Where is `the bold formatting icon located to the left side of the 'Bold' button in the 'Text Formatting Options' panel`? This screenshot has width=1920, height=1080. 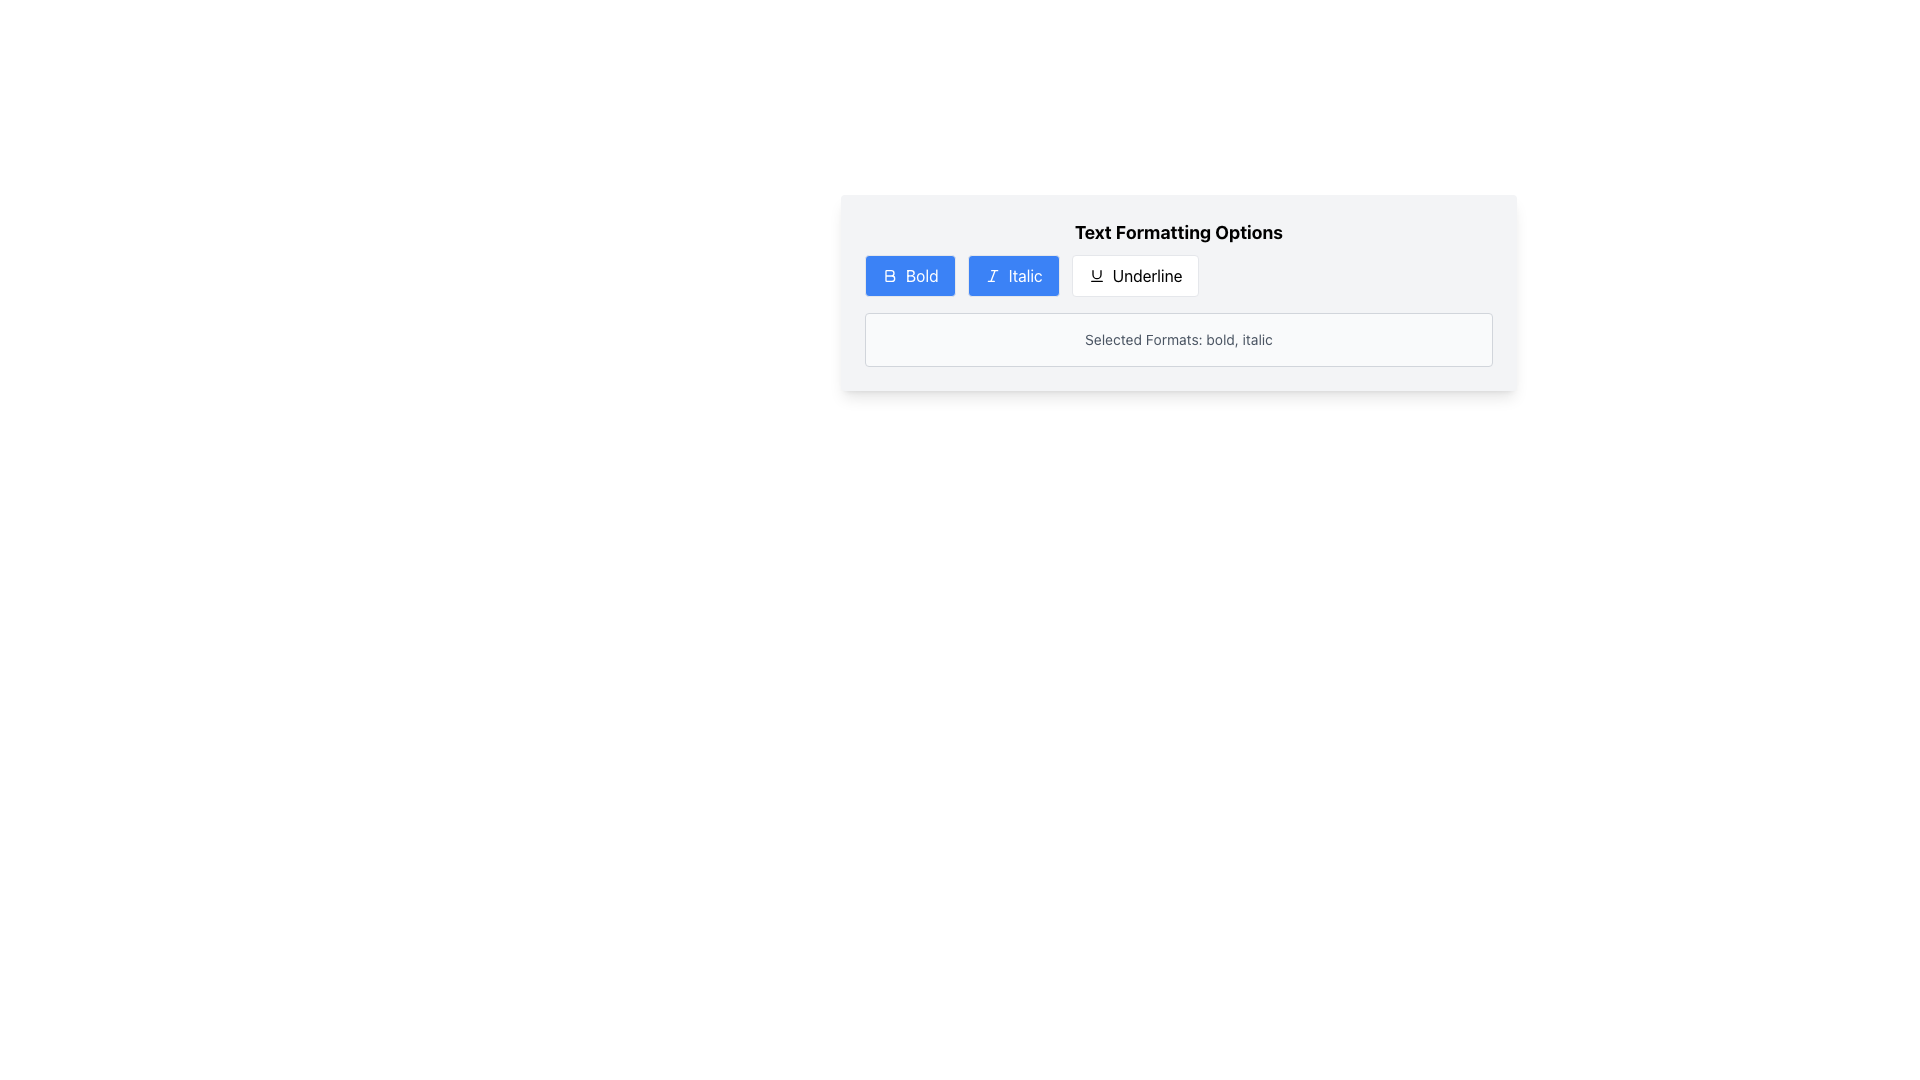
the bold formatting icon located to the left side of the 'Bold' button in the 'Text Formatting Options' panel is located at coordinates (888, 276).